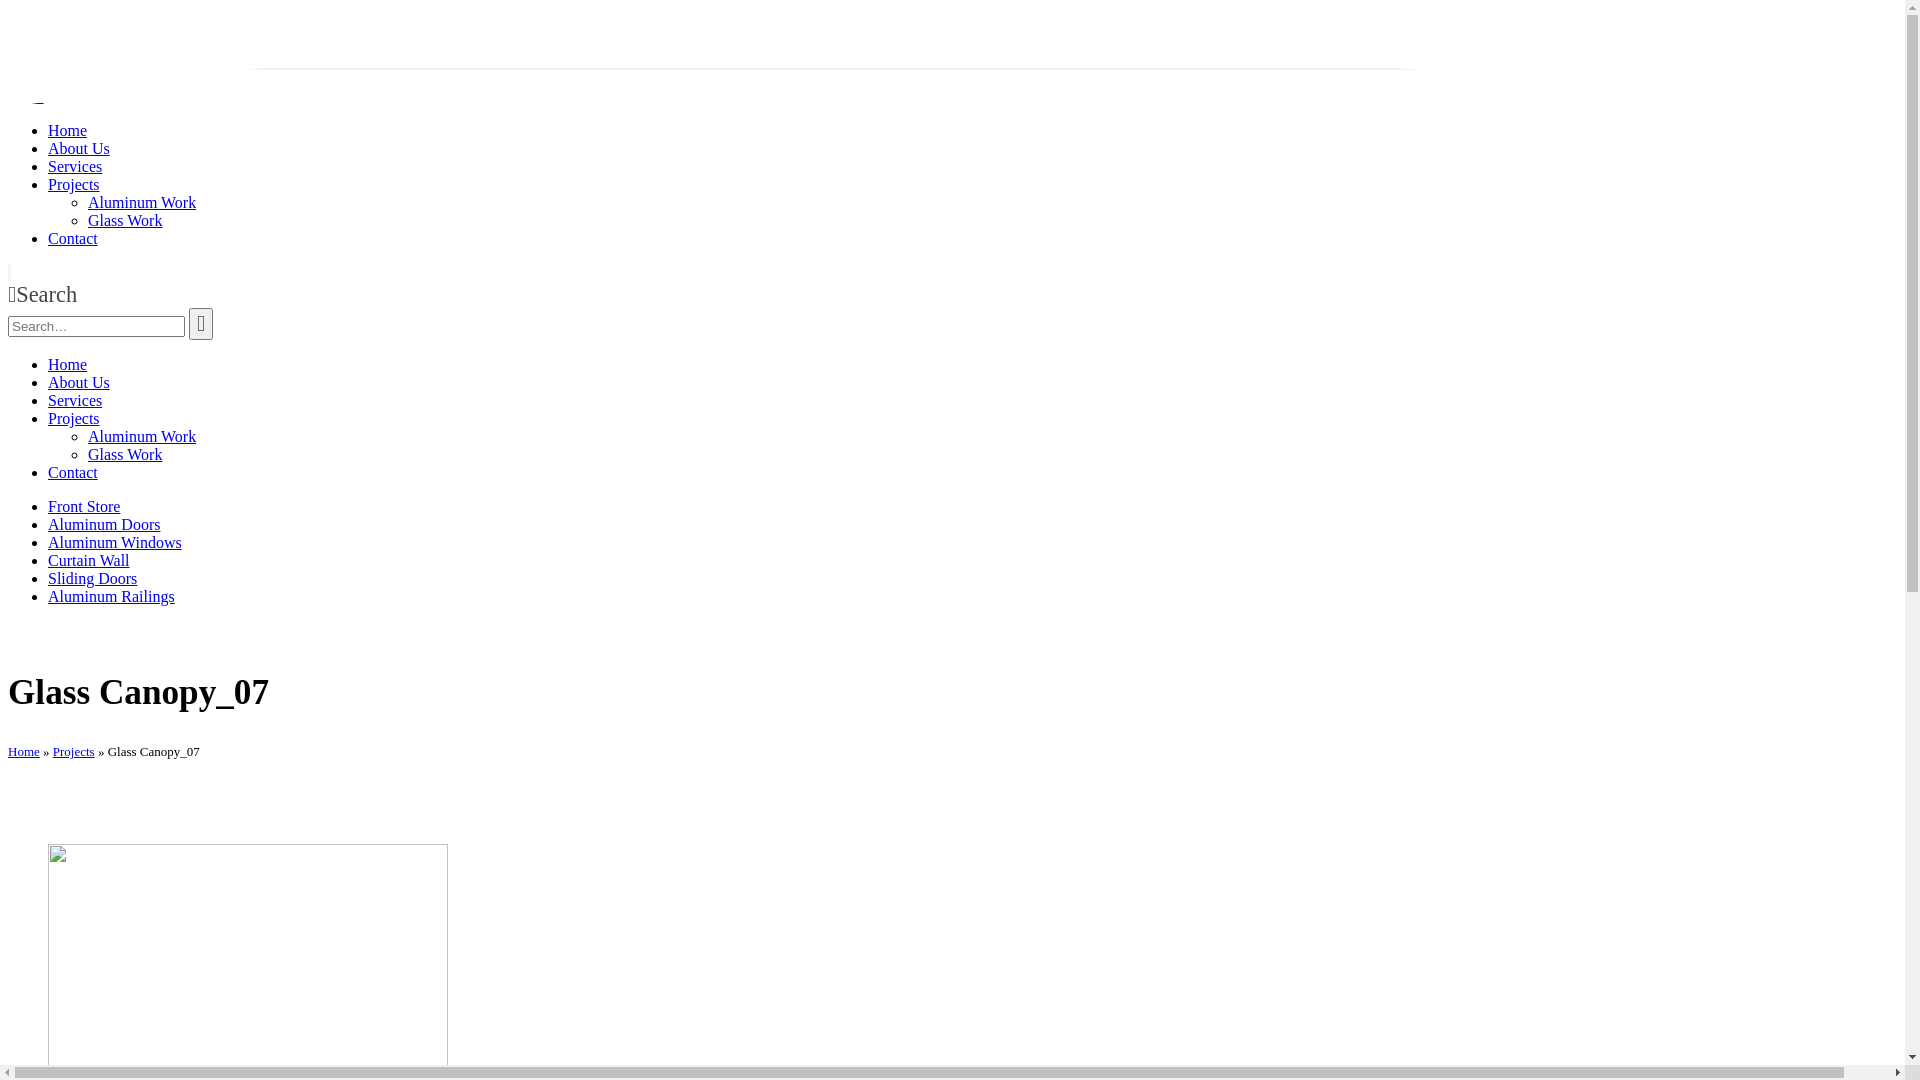 The image size is (1920, 1080). What do you see at coordinates (103, 523) in the screenshot?
I see `'Aluminum Doors'` at bounding box center [103, 523].